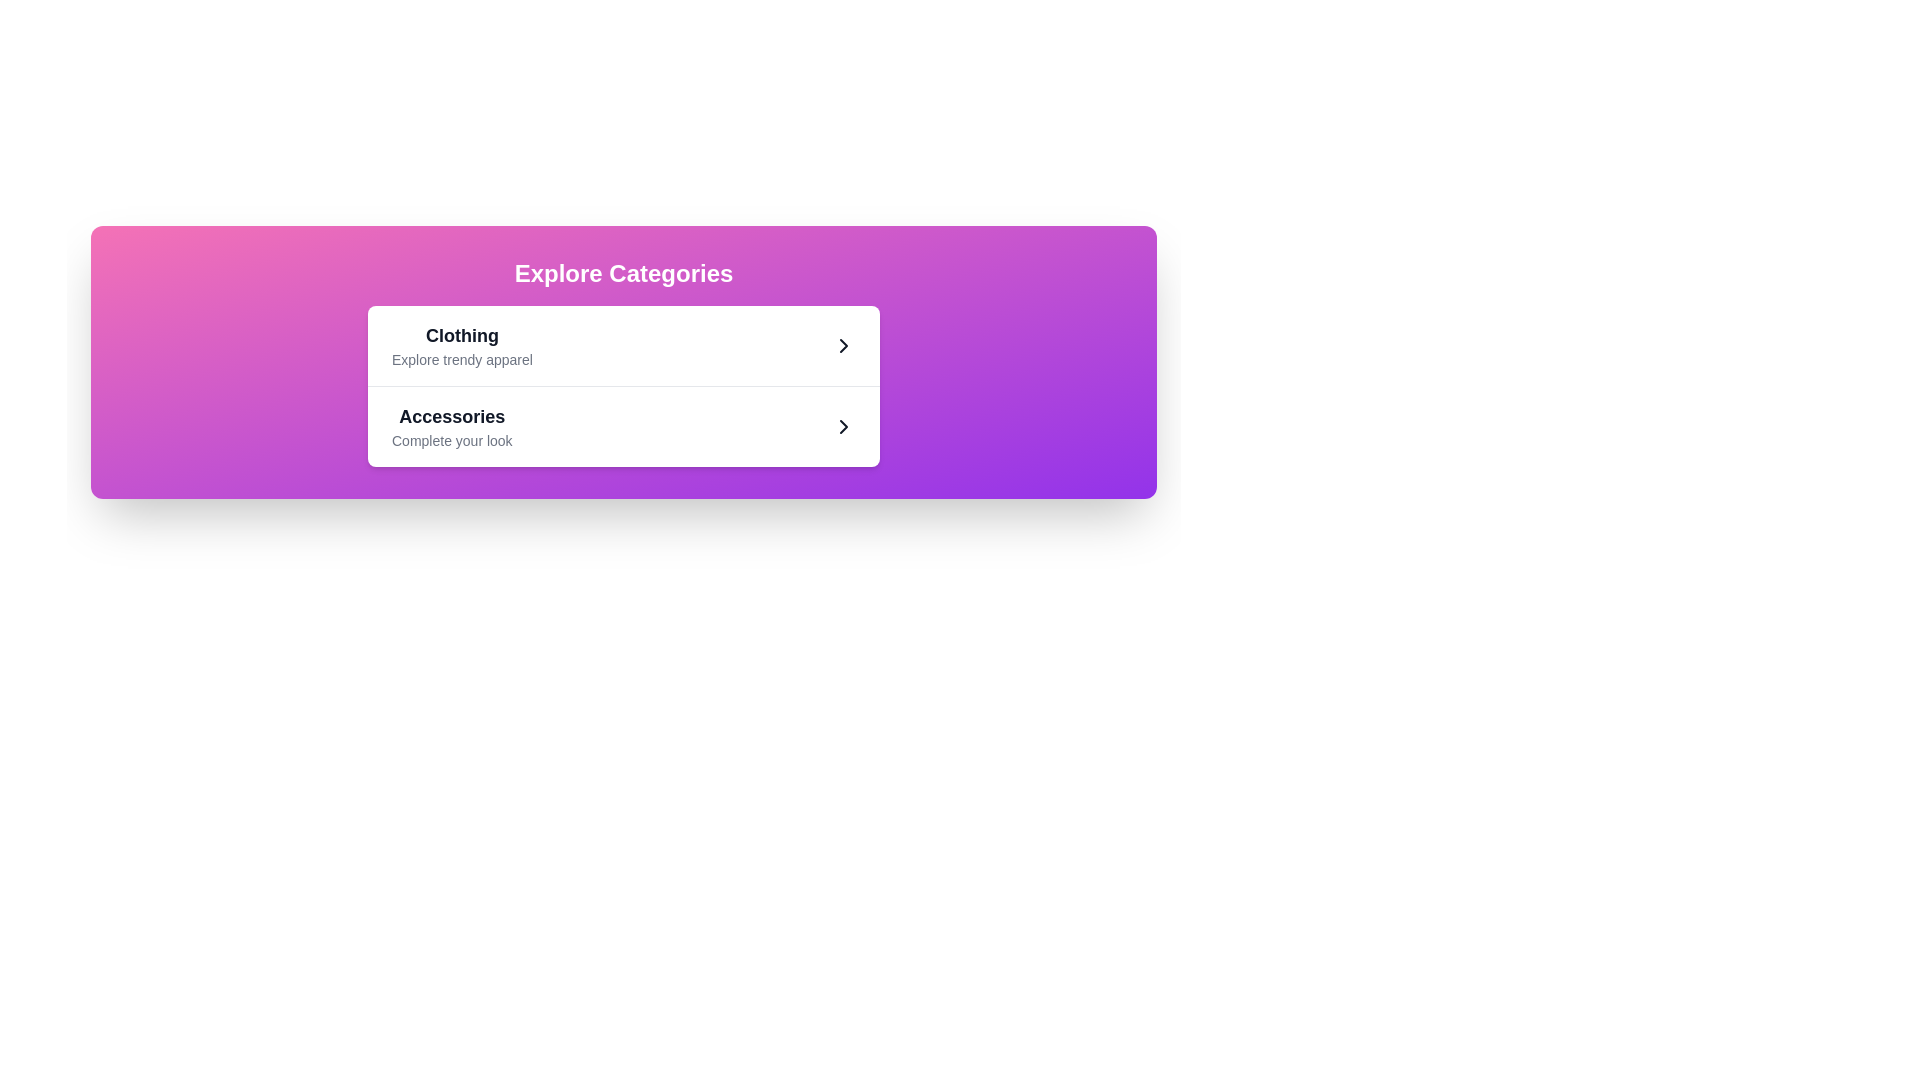 The height and width of the screenshot is (1080, 1920). What do you see at coordinates (844, 426) in the screenshot?
I see `the right-facing chevron icon at the far right of the 'Accessories' list item under the 'Explore Categories' heading` at bounding box center [844, 426].